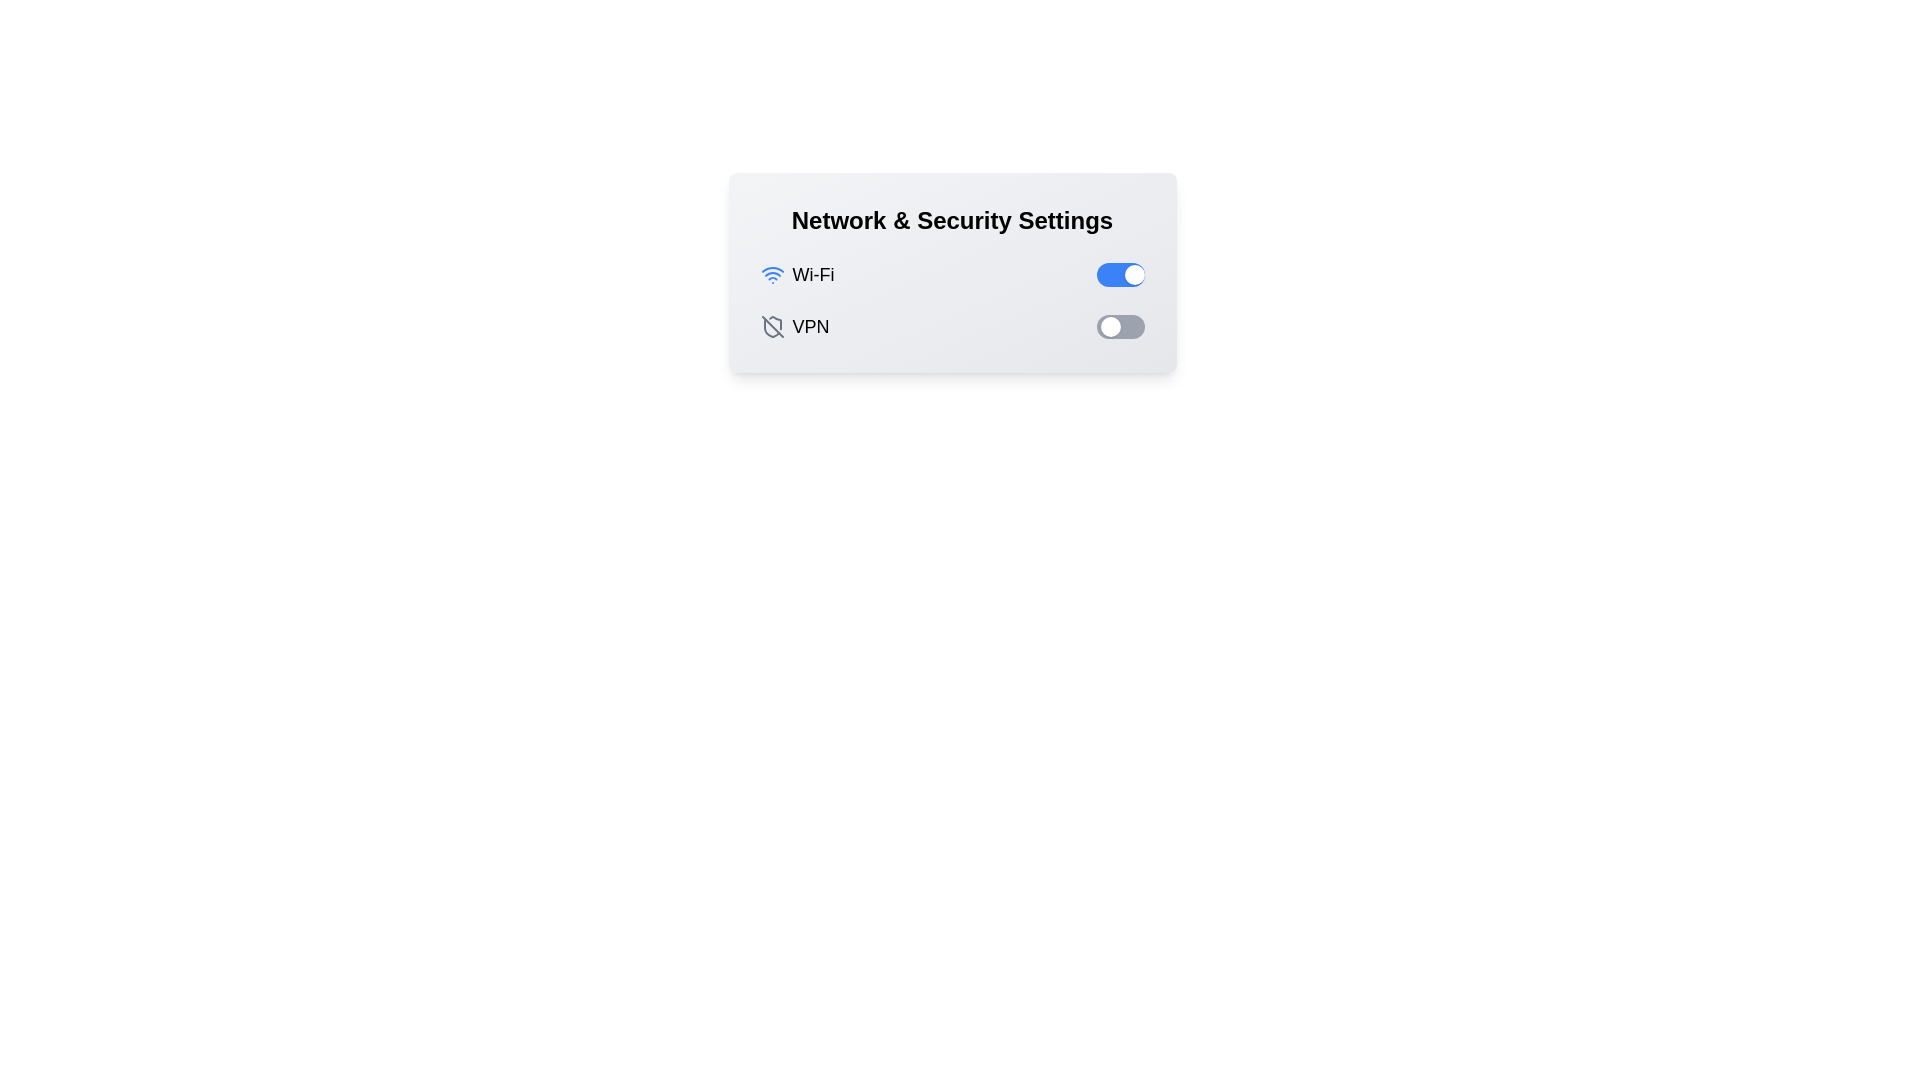 The width and height of the screenshot is (1920, 1080). What do you see at coordinates (1109, 326) in the screenshot?
I see `the left circular toggle switch component located within the 'Network & Security Settings' card under the 'VPN' label` at bounding box center [1109, 326].